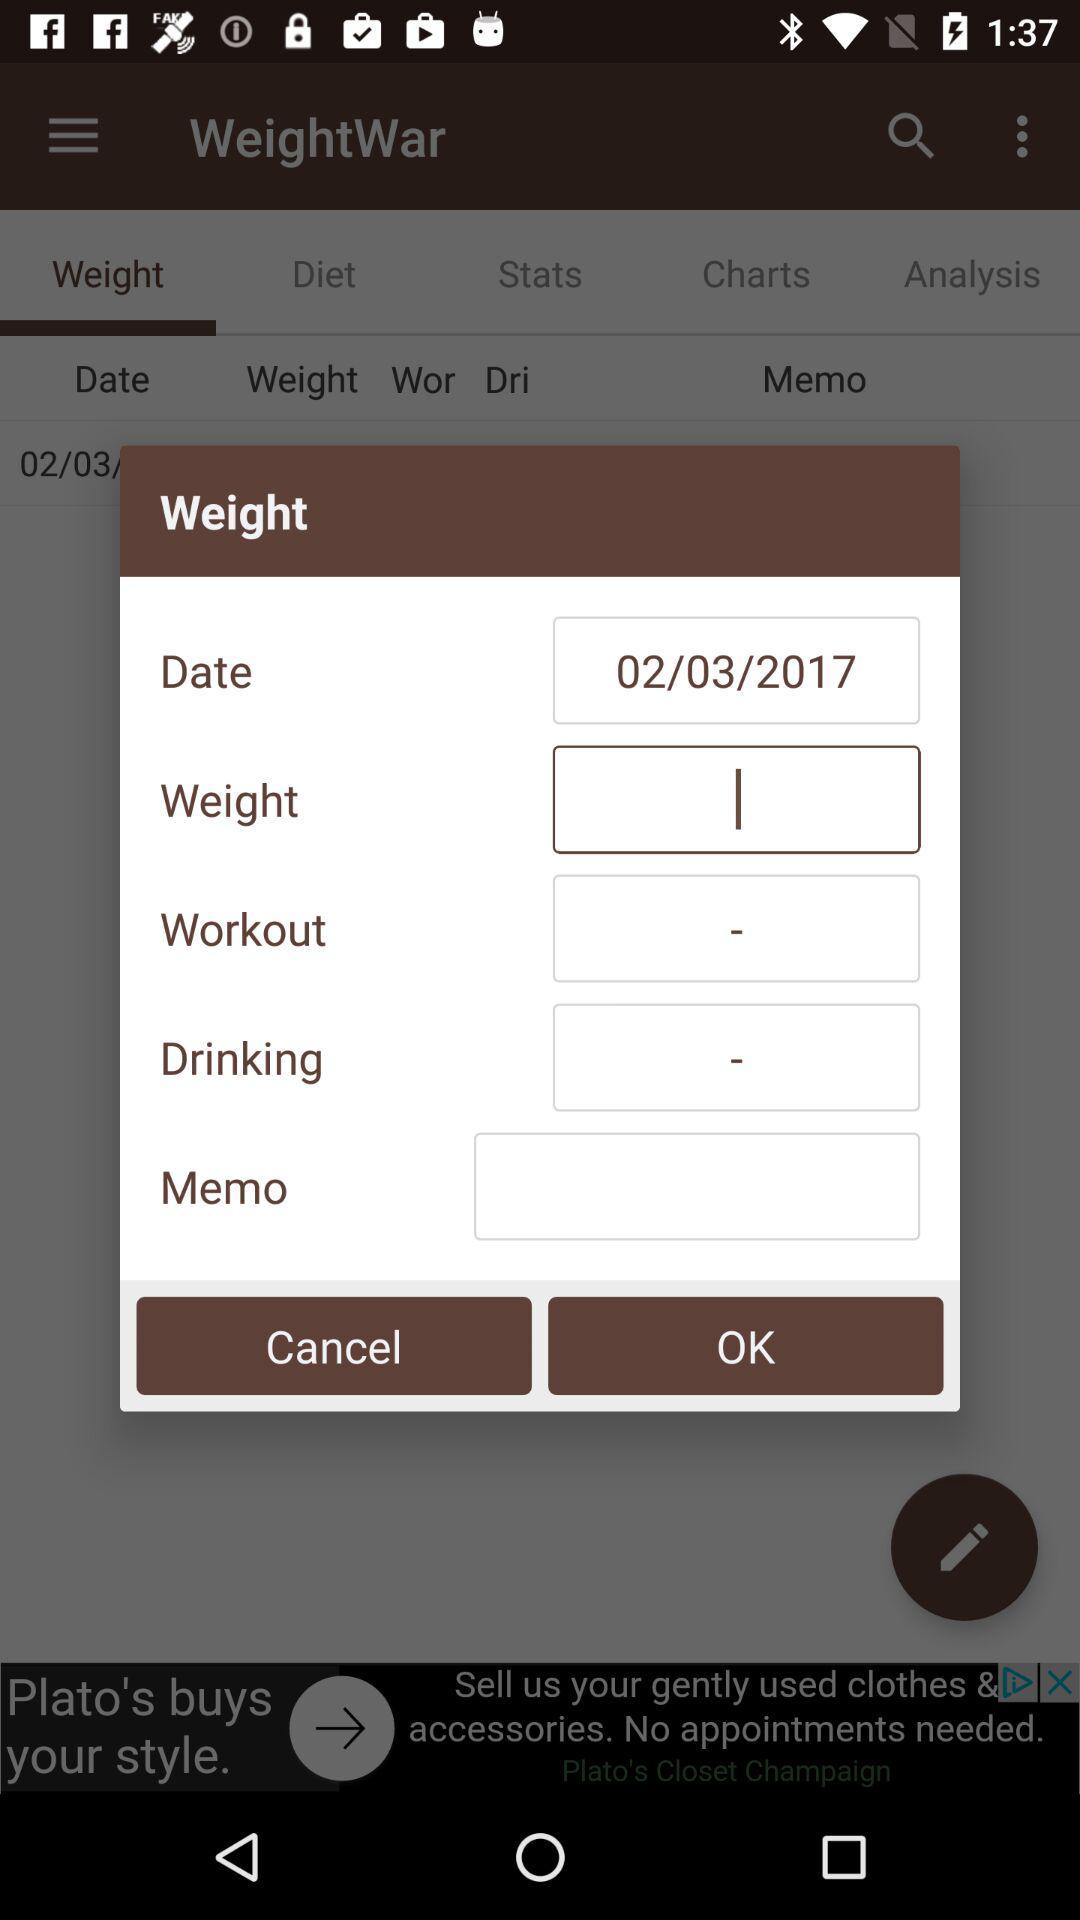  I want to click on icon to the right of weight, so click(736, 798).